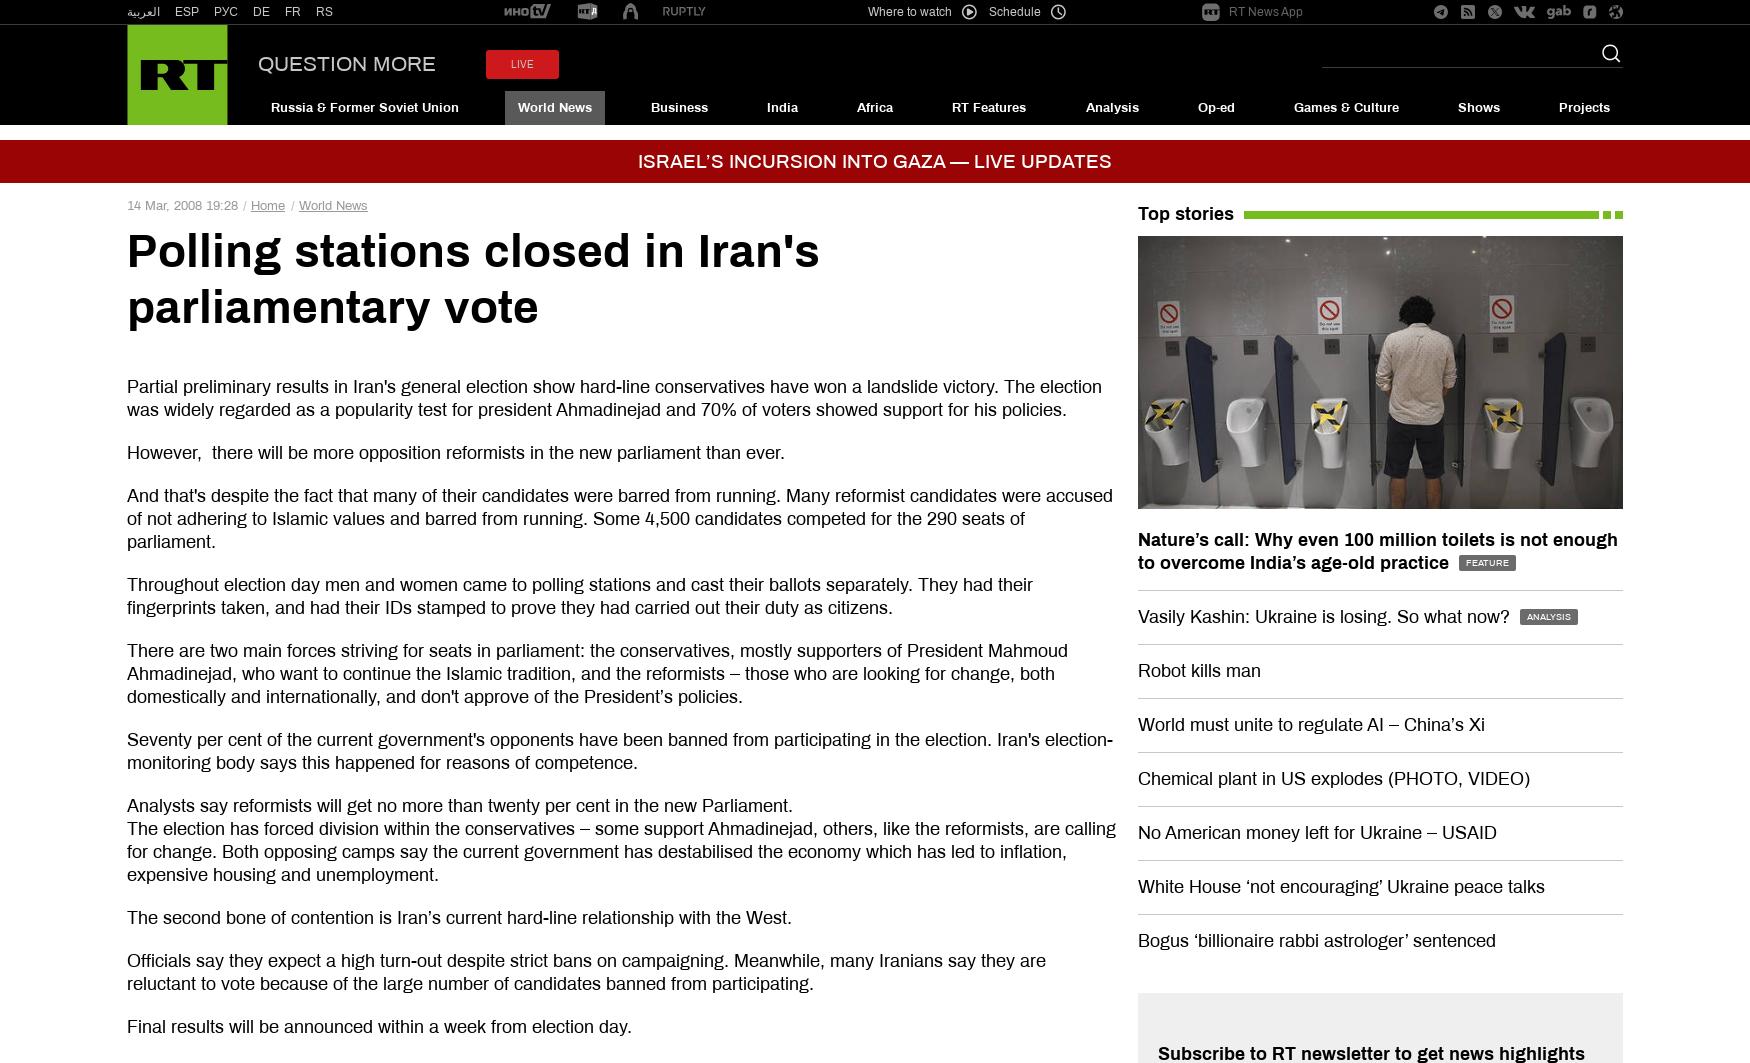 The width and height of the screenshot is (1750, 1063). What do you see at coordinates (1547, 615) in the screenshot?
I see `'ANALYSIS'` at bounding box center [1547, 615].